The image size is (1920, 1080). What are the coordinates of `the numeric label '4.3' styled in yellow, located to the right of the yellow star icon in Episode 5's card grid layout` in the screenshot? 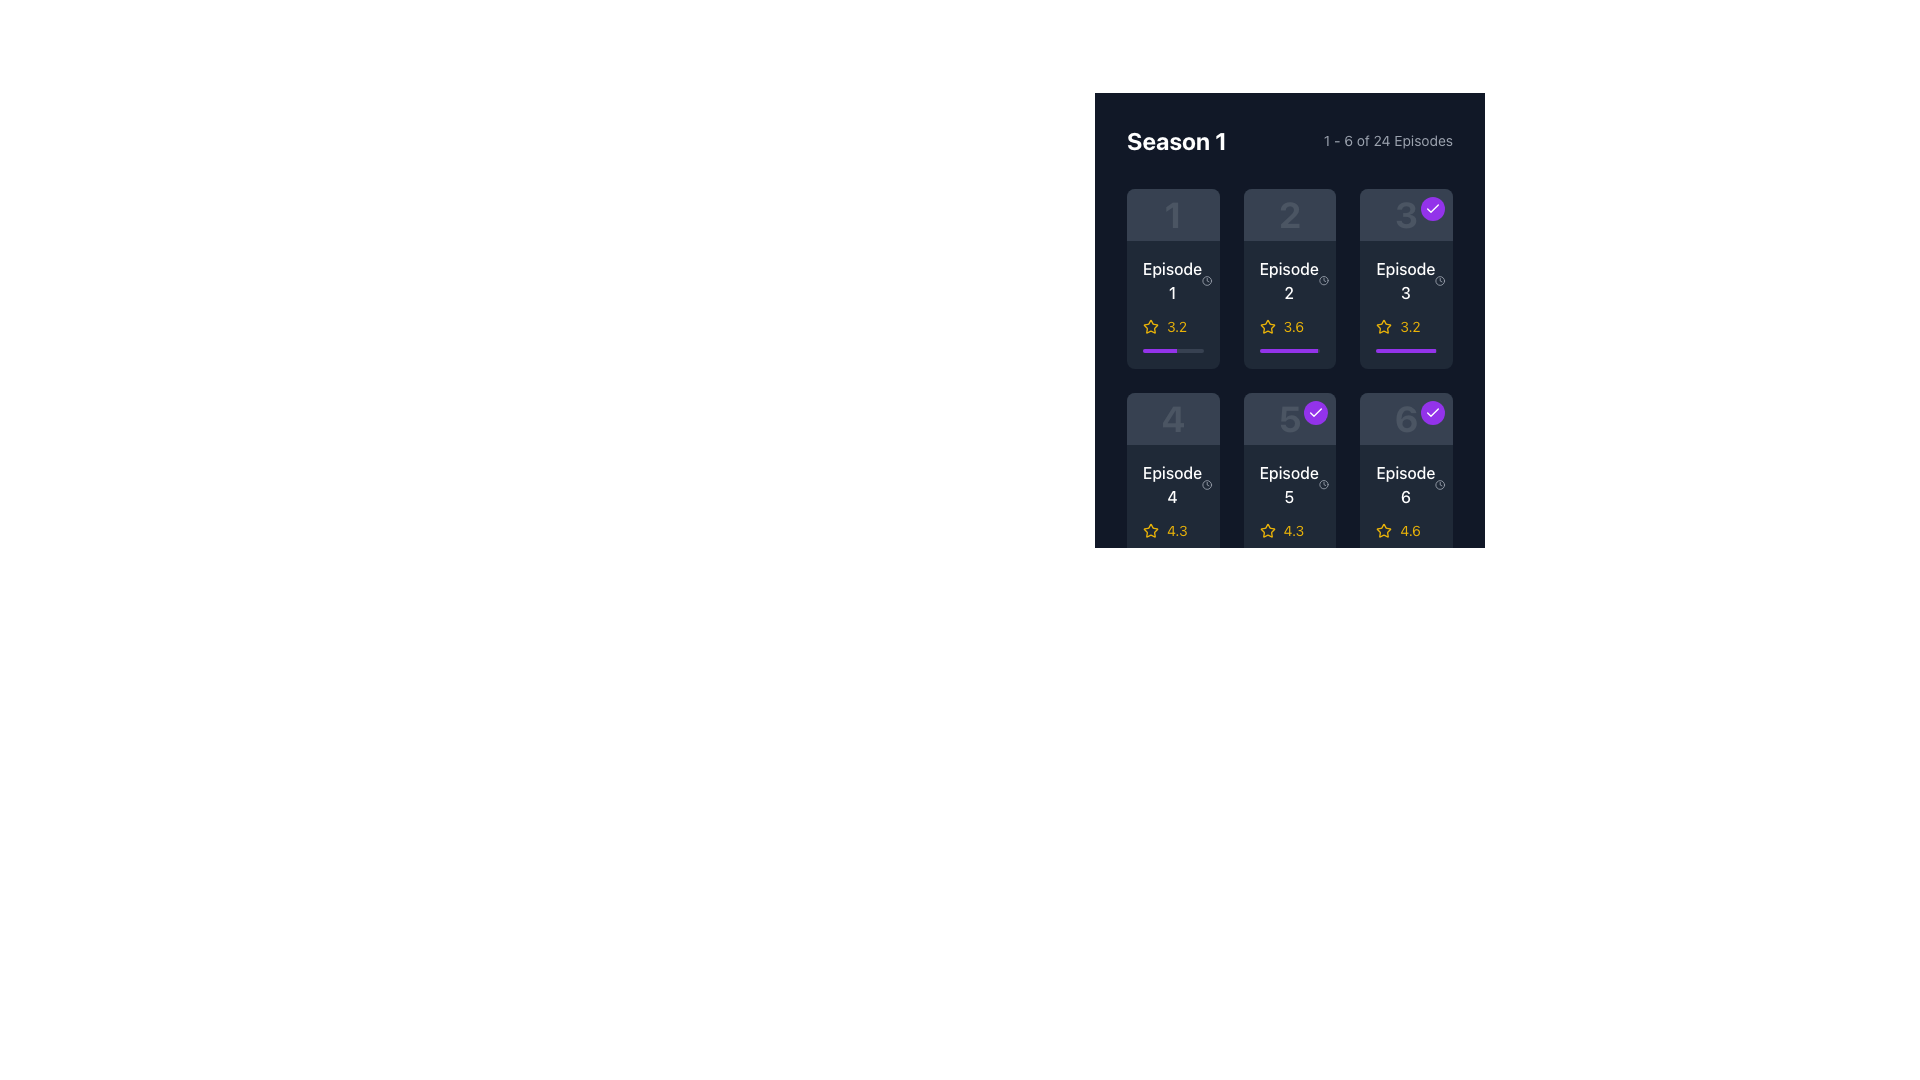 It's located at (1177, 530).